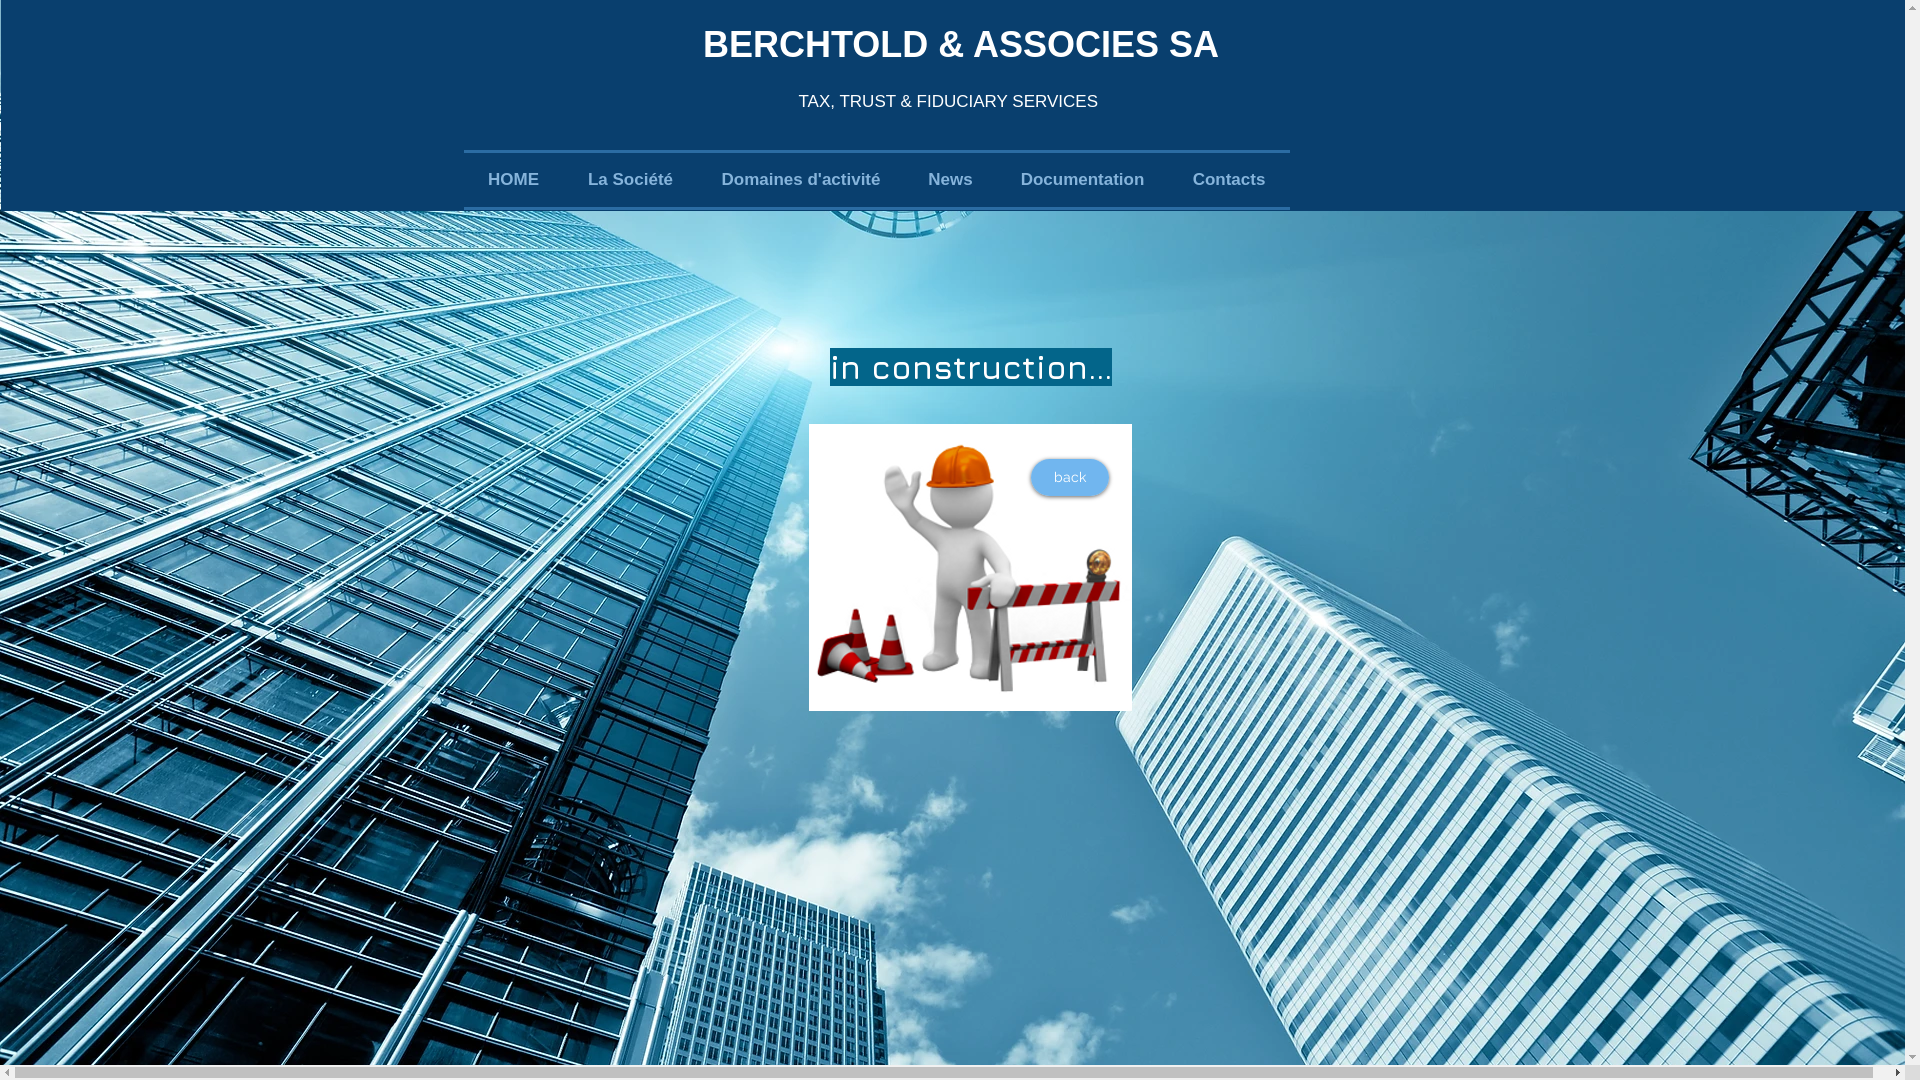 Image resolution: width=1920 pixels, height=1080 pixels. I want to click on 'Contacts', so click(1227, 180).